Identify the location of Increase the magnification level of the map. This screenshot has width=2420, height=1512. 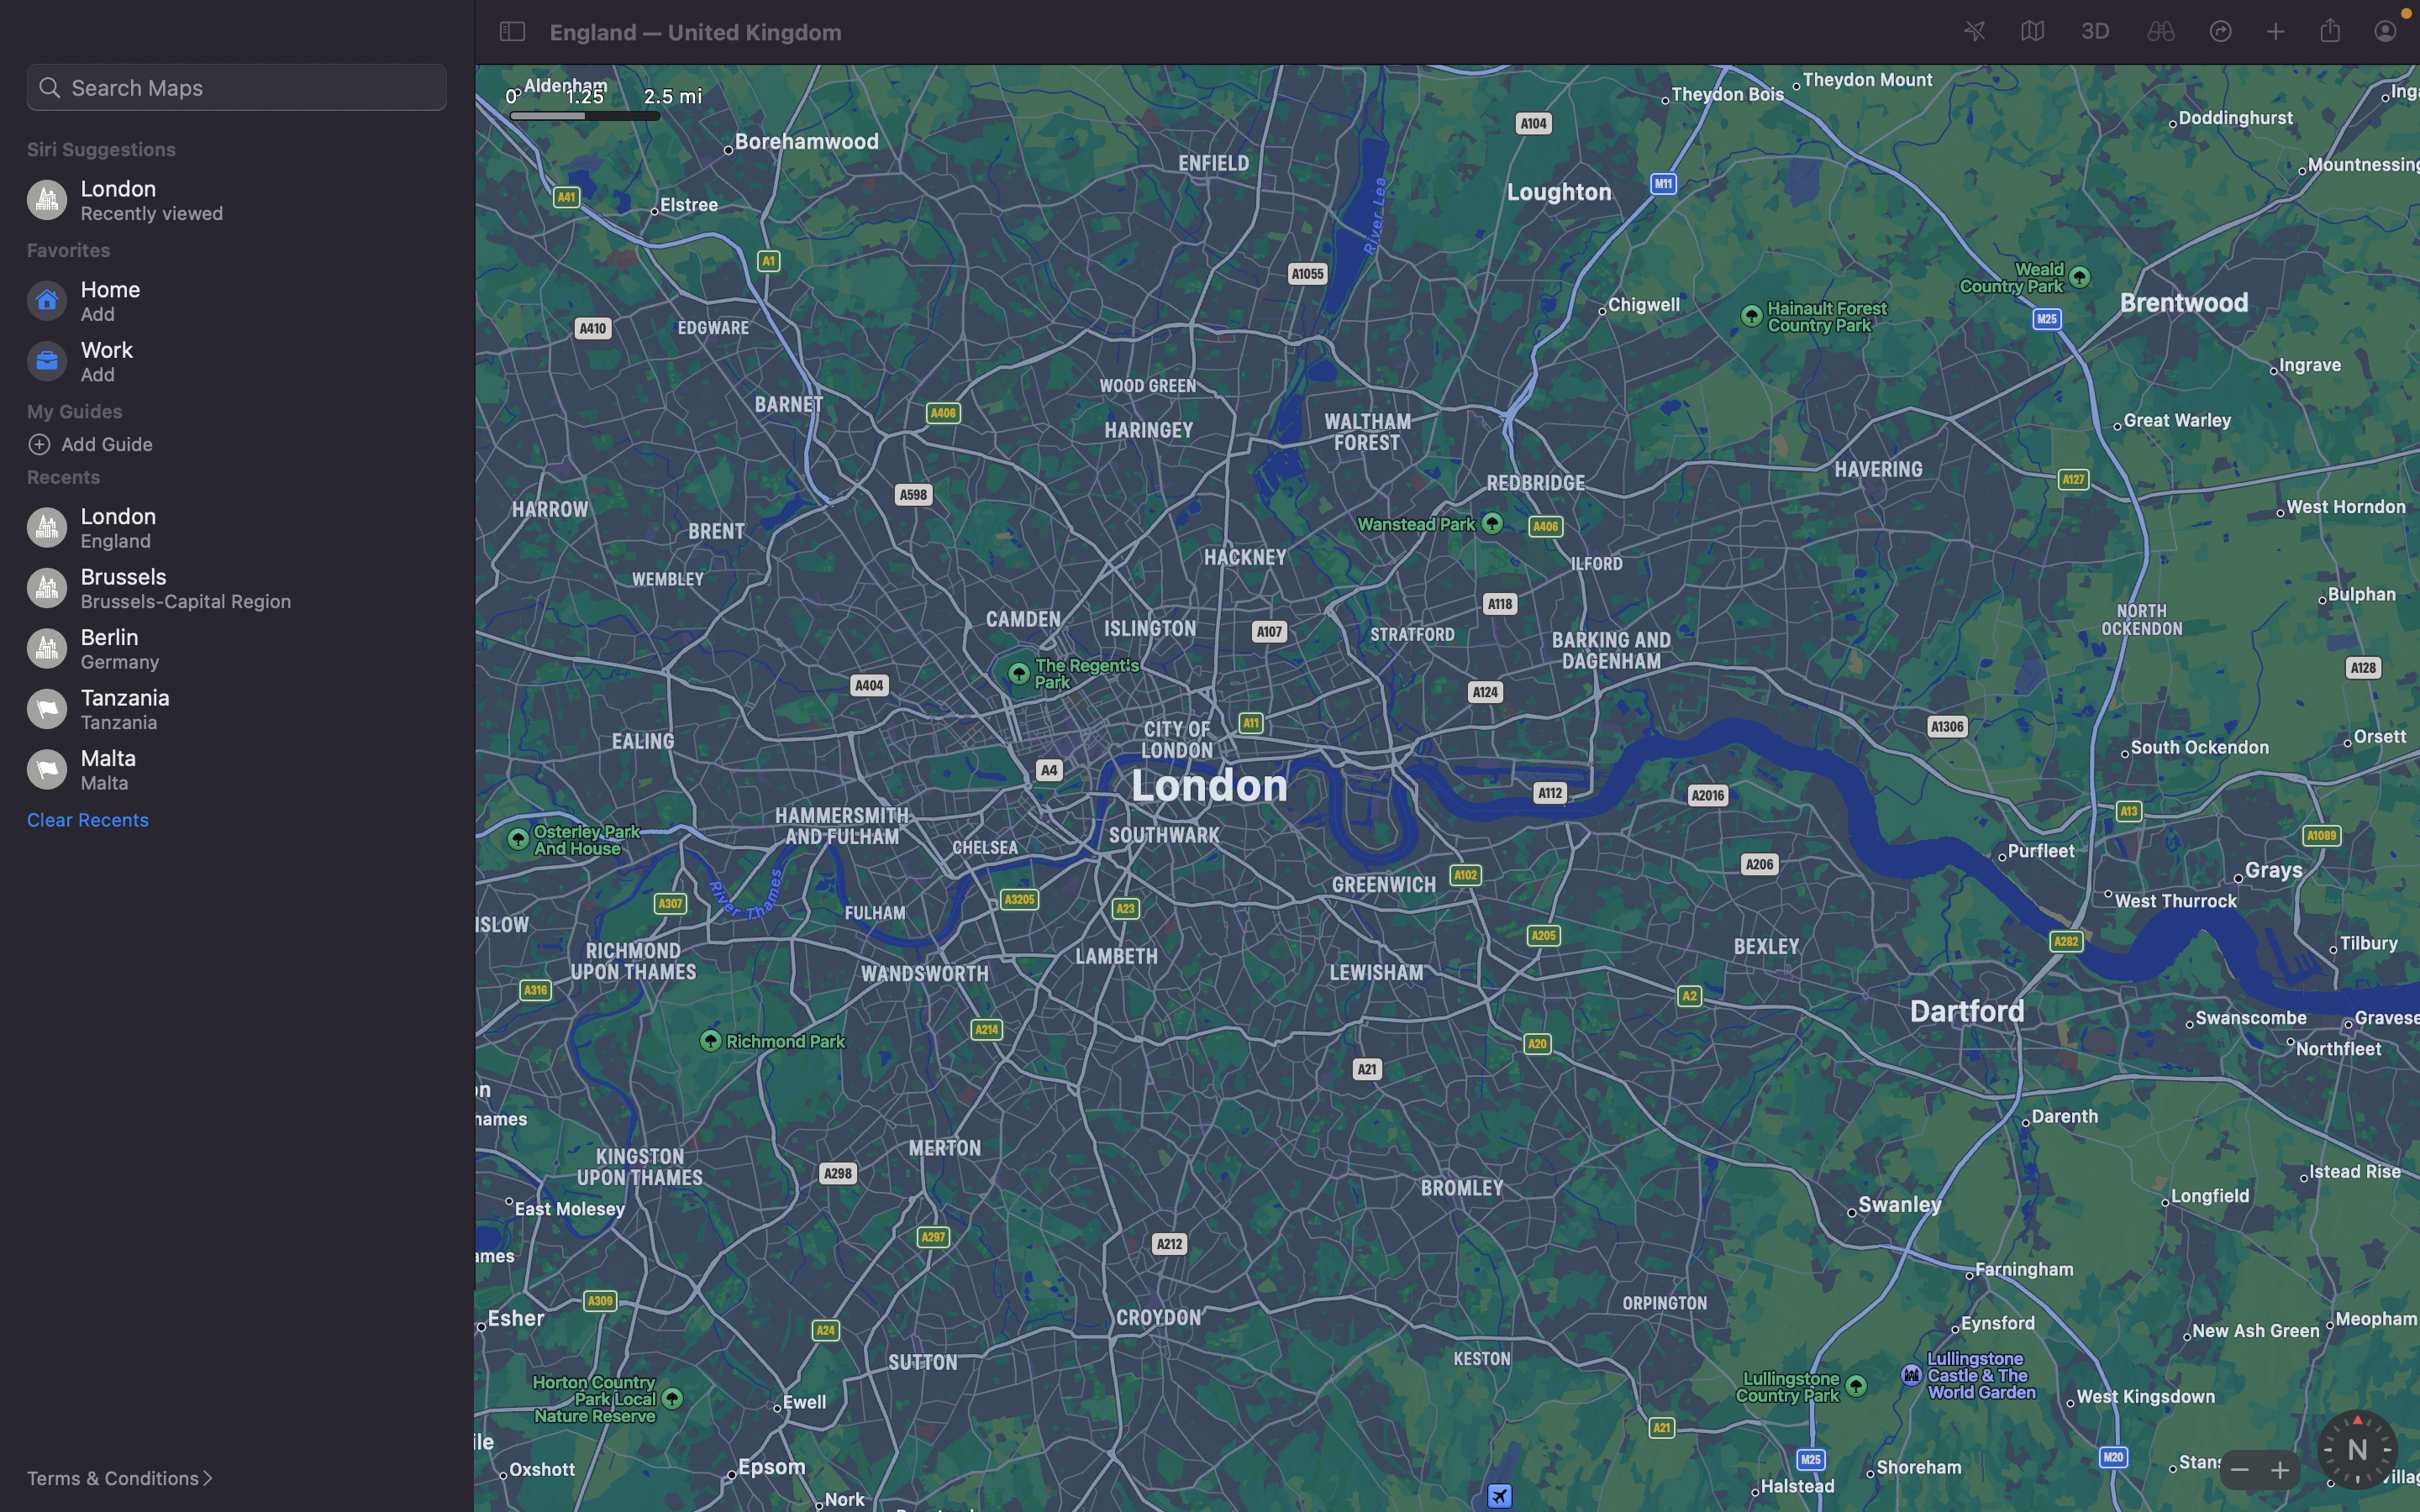
(2275, 1468).